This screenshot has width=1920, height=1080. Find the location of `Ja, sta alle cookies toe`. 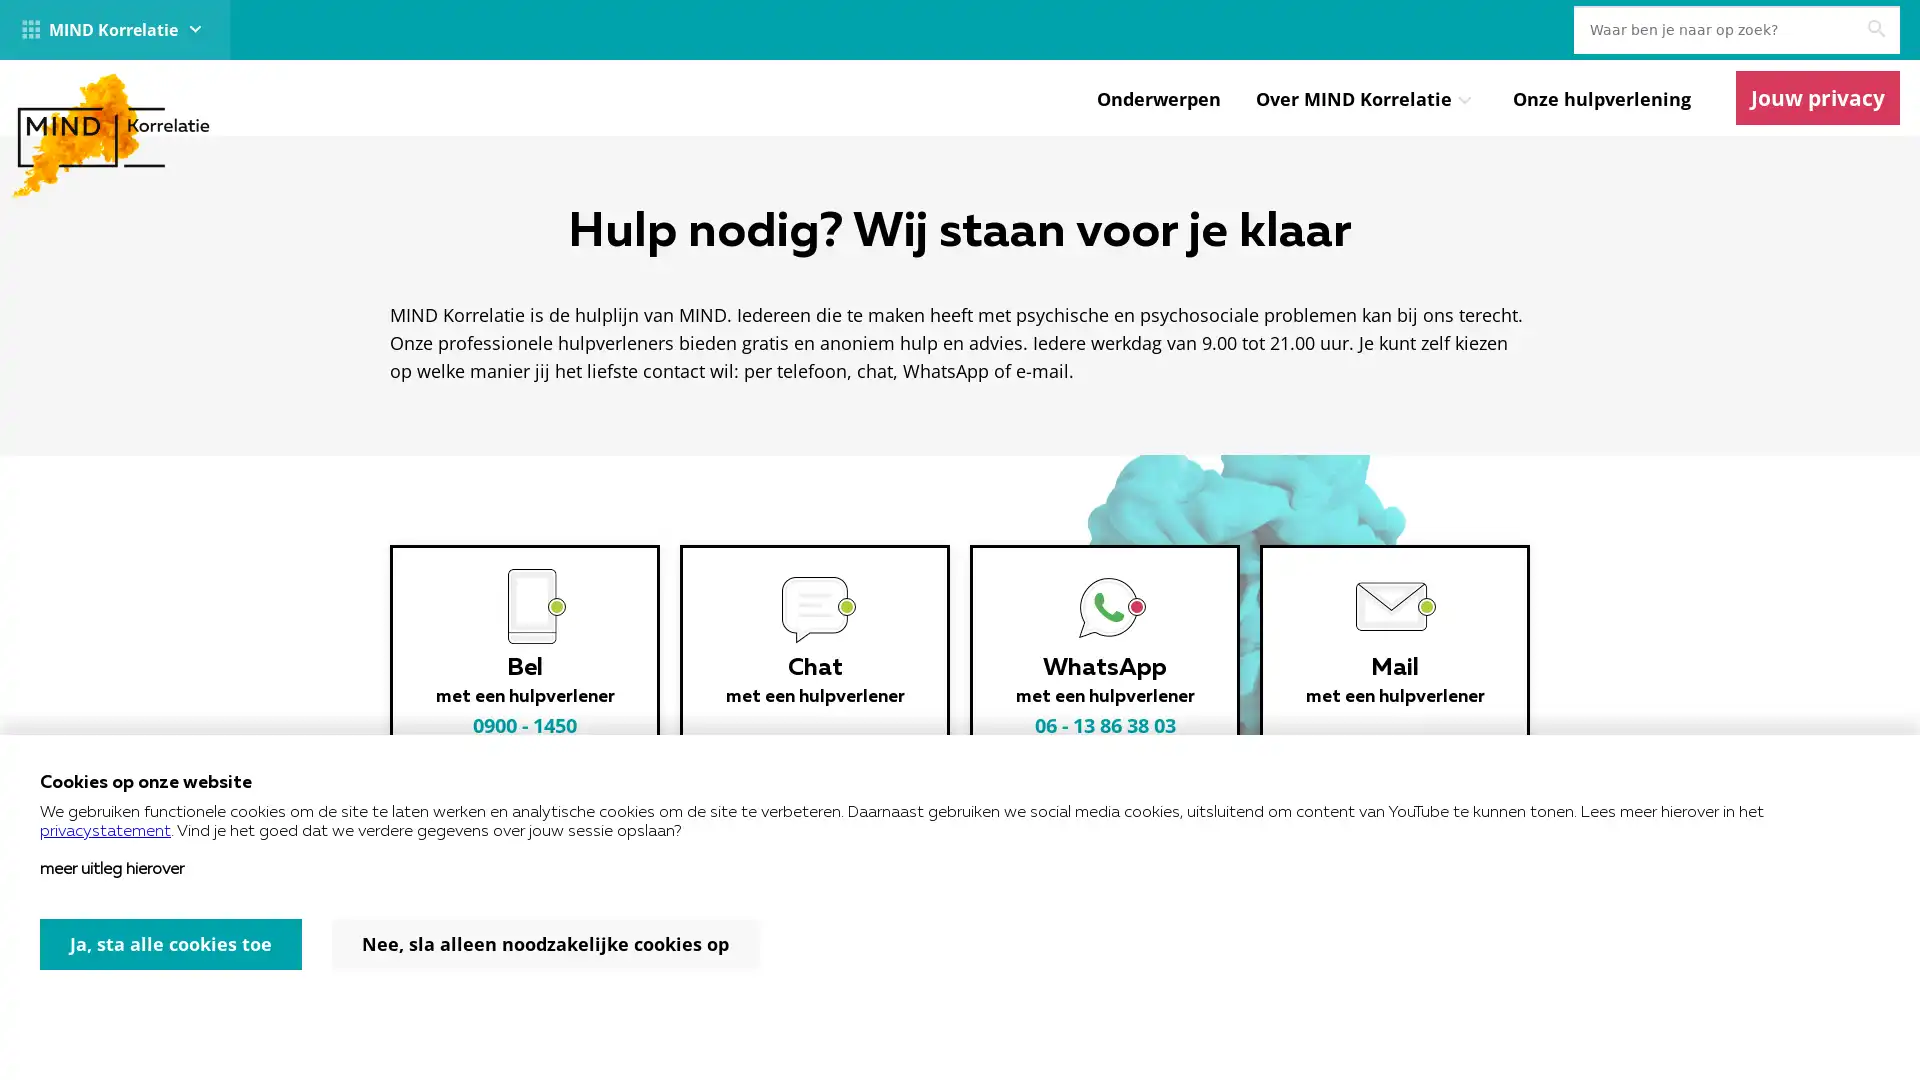

Ja, sta alle cookies toe is located at coordinates (171, 944).